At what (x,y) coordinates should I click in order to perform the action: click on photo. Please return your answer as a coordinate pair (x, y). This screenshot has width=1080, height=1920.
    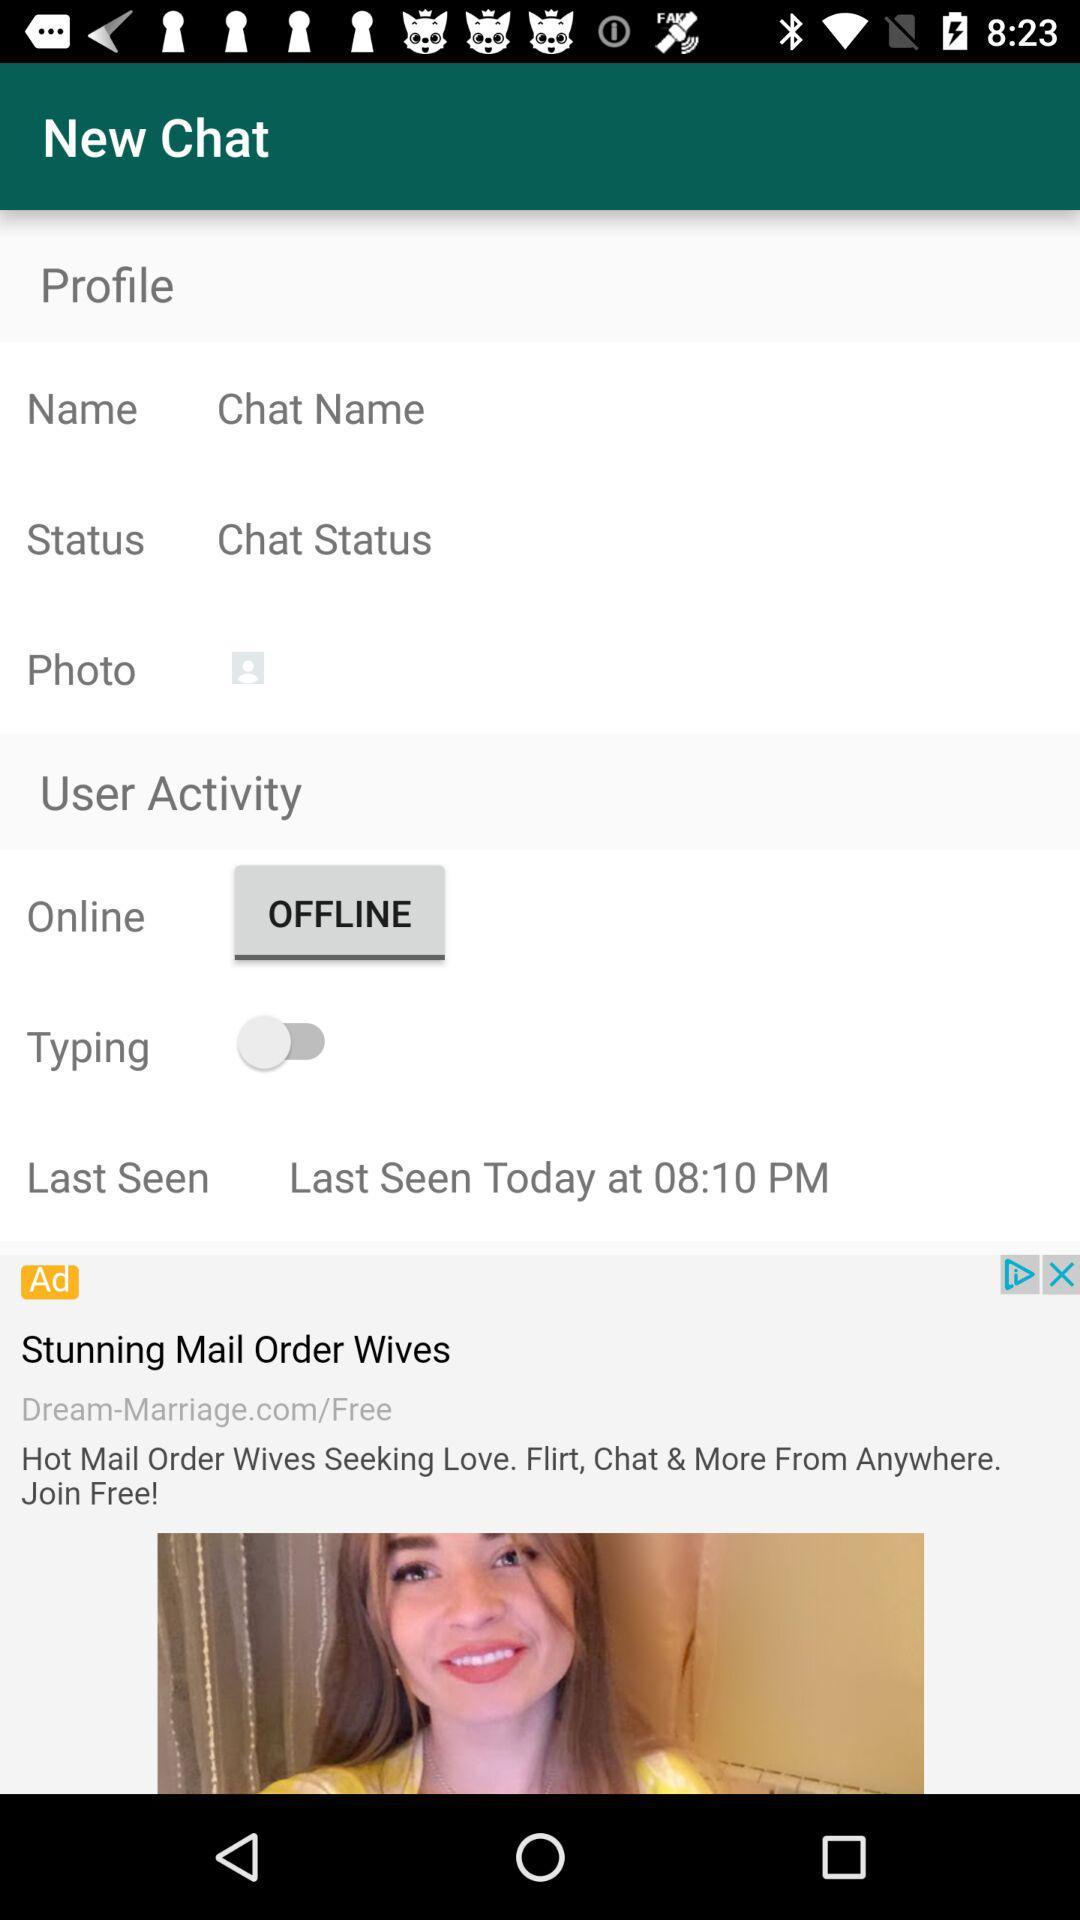
    Looking at the image, I should click on (246, 667).